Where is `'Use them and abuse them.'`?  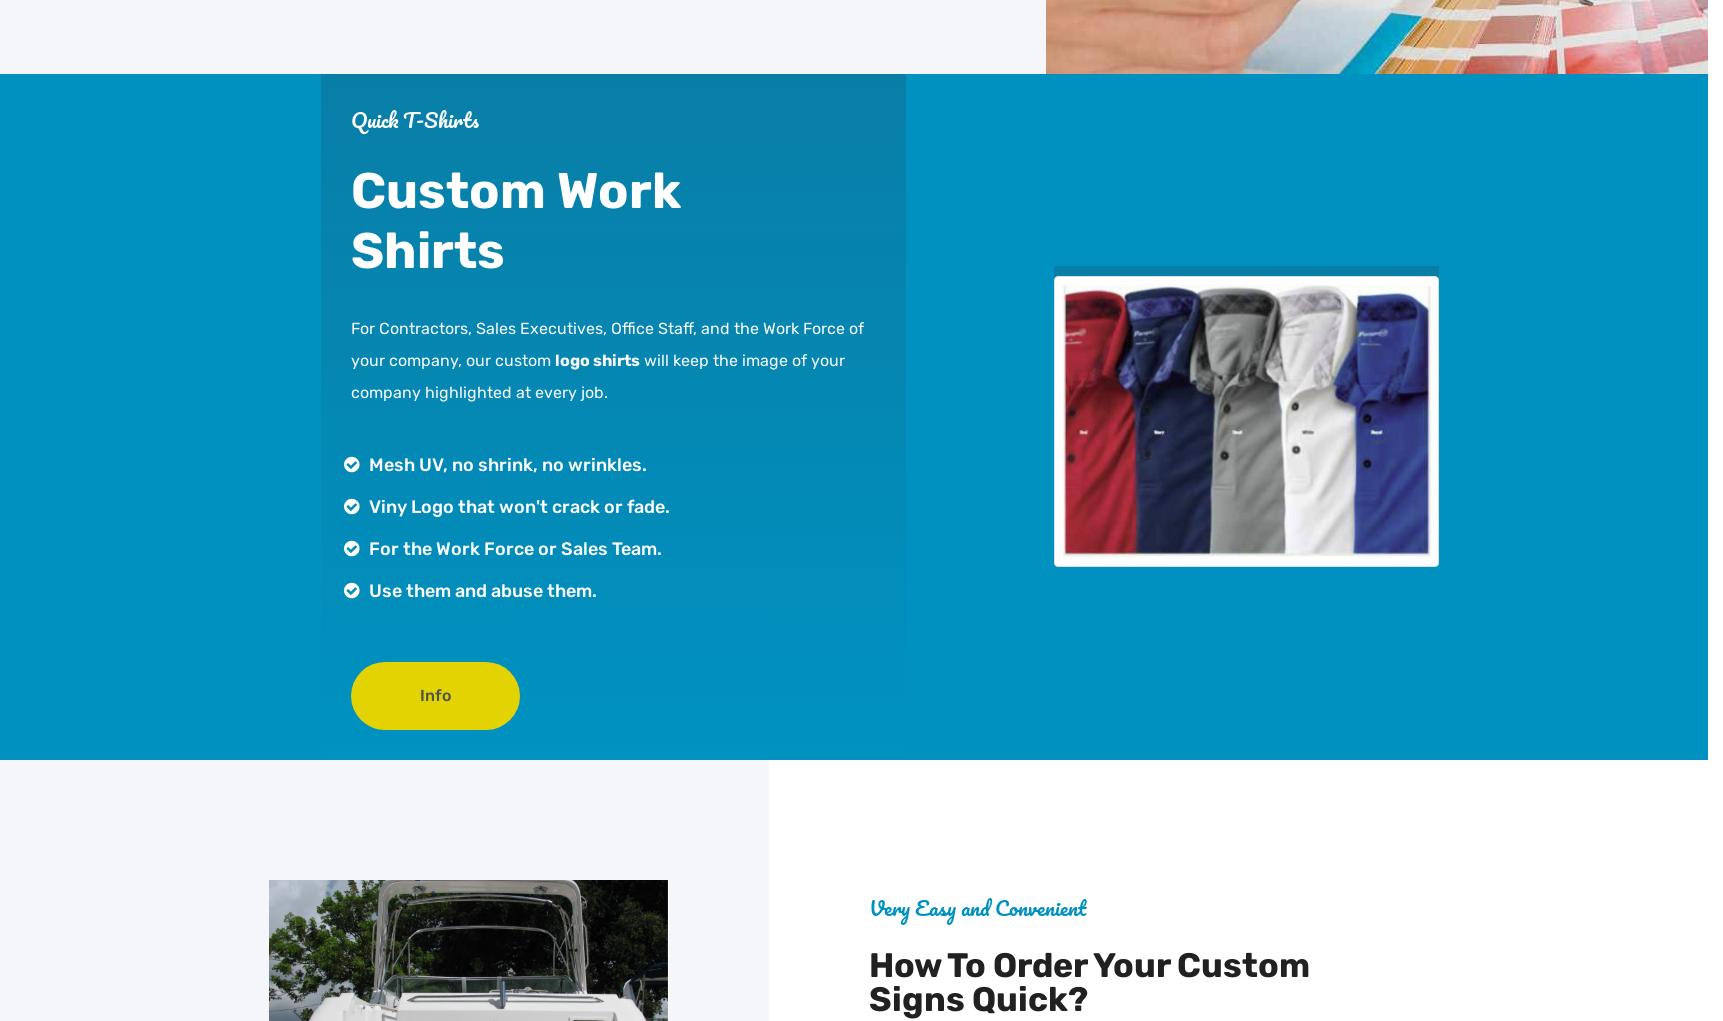
'Use them and abuse them.' is located at coordinates (481, 590).